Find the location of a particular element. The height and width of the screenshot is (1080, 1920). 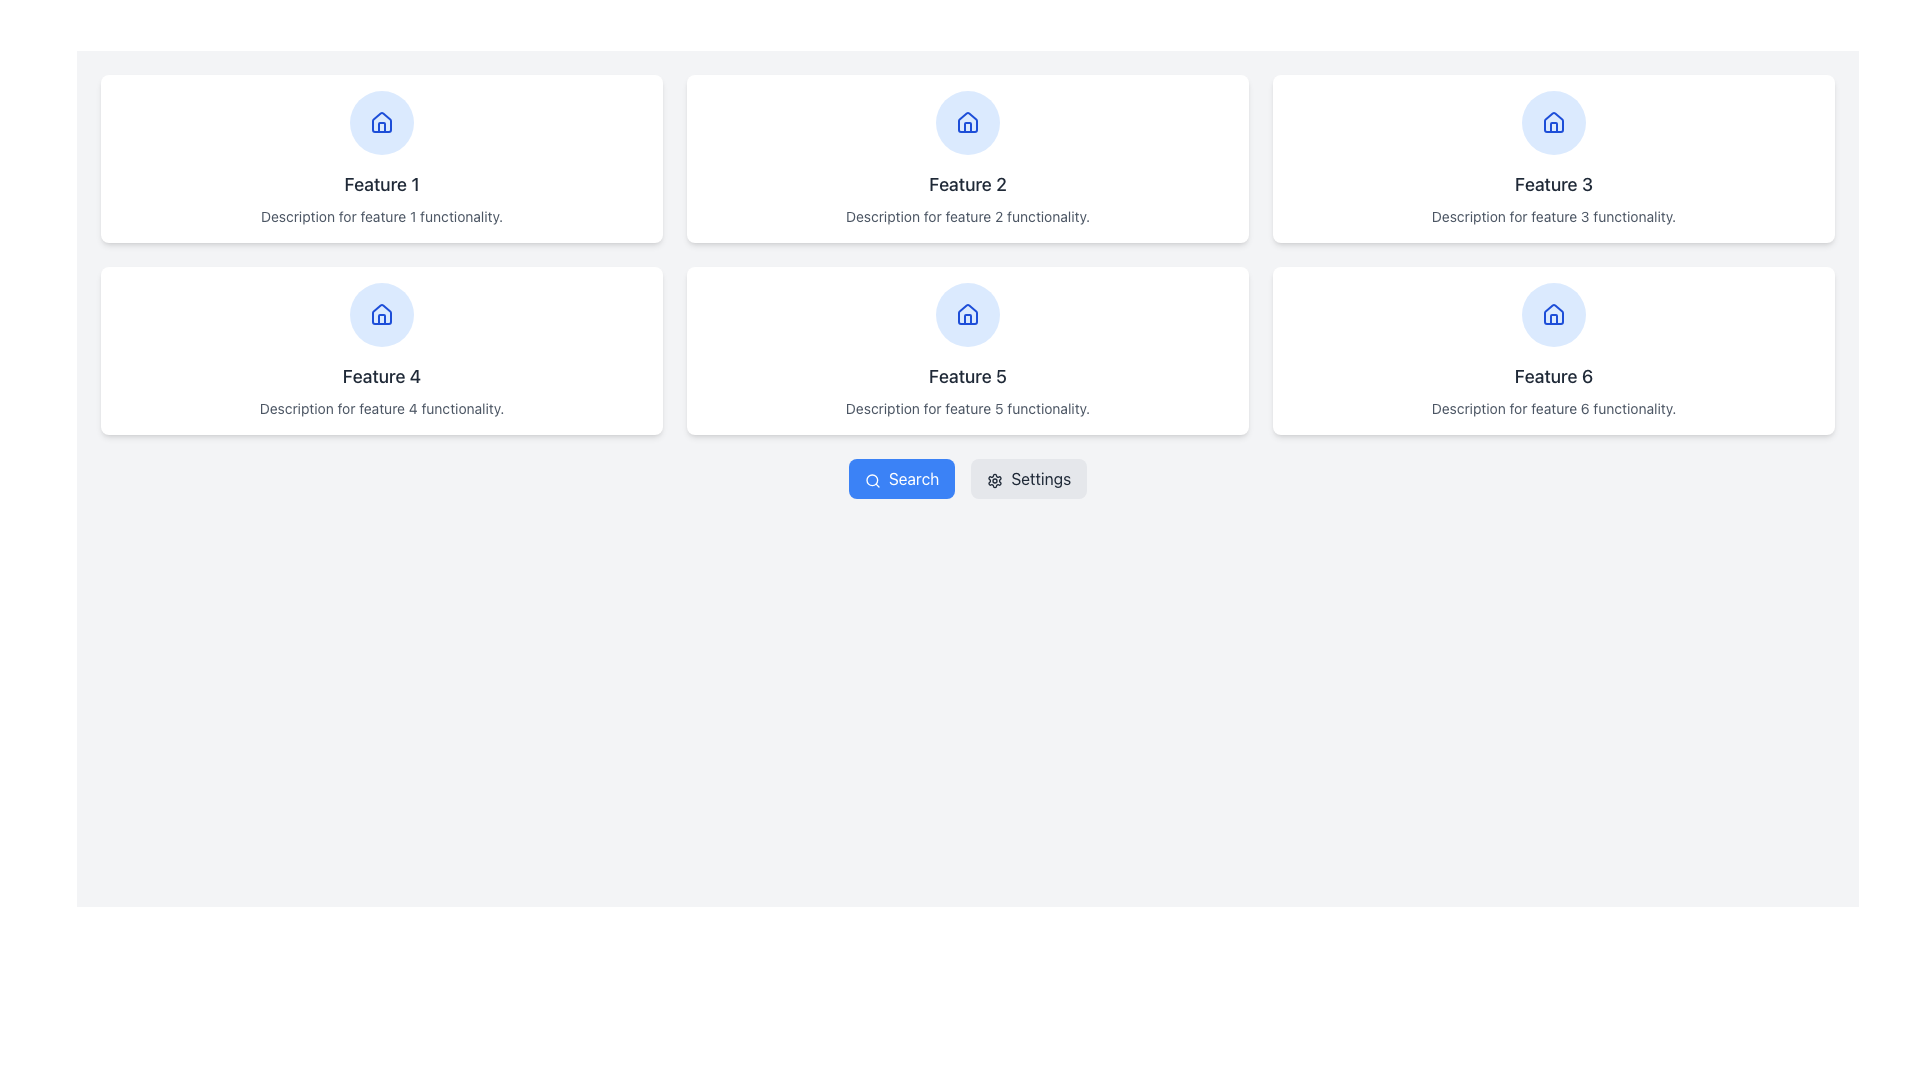

the text label displaying 'Description for feature 6 functionality.' which is located below the title 'Feature 6' in the bottom-right corner of the grid layout is located at coordinates (1553, 407).